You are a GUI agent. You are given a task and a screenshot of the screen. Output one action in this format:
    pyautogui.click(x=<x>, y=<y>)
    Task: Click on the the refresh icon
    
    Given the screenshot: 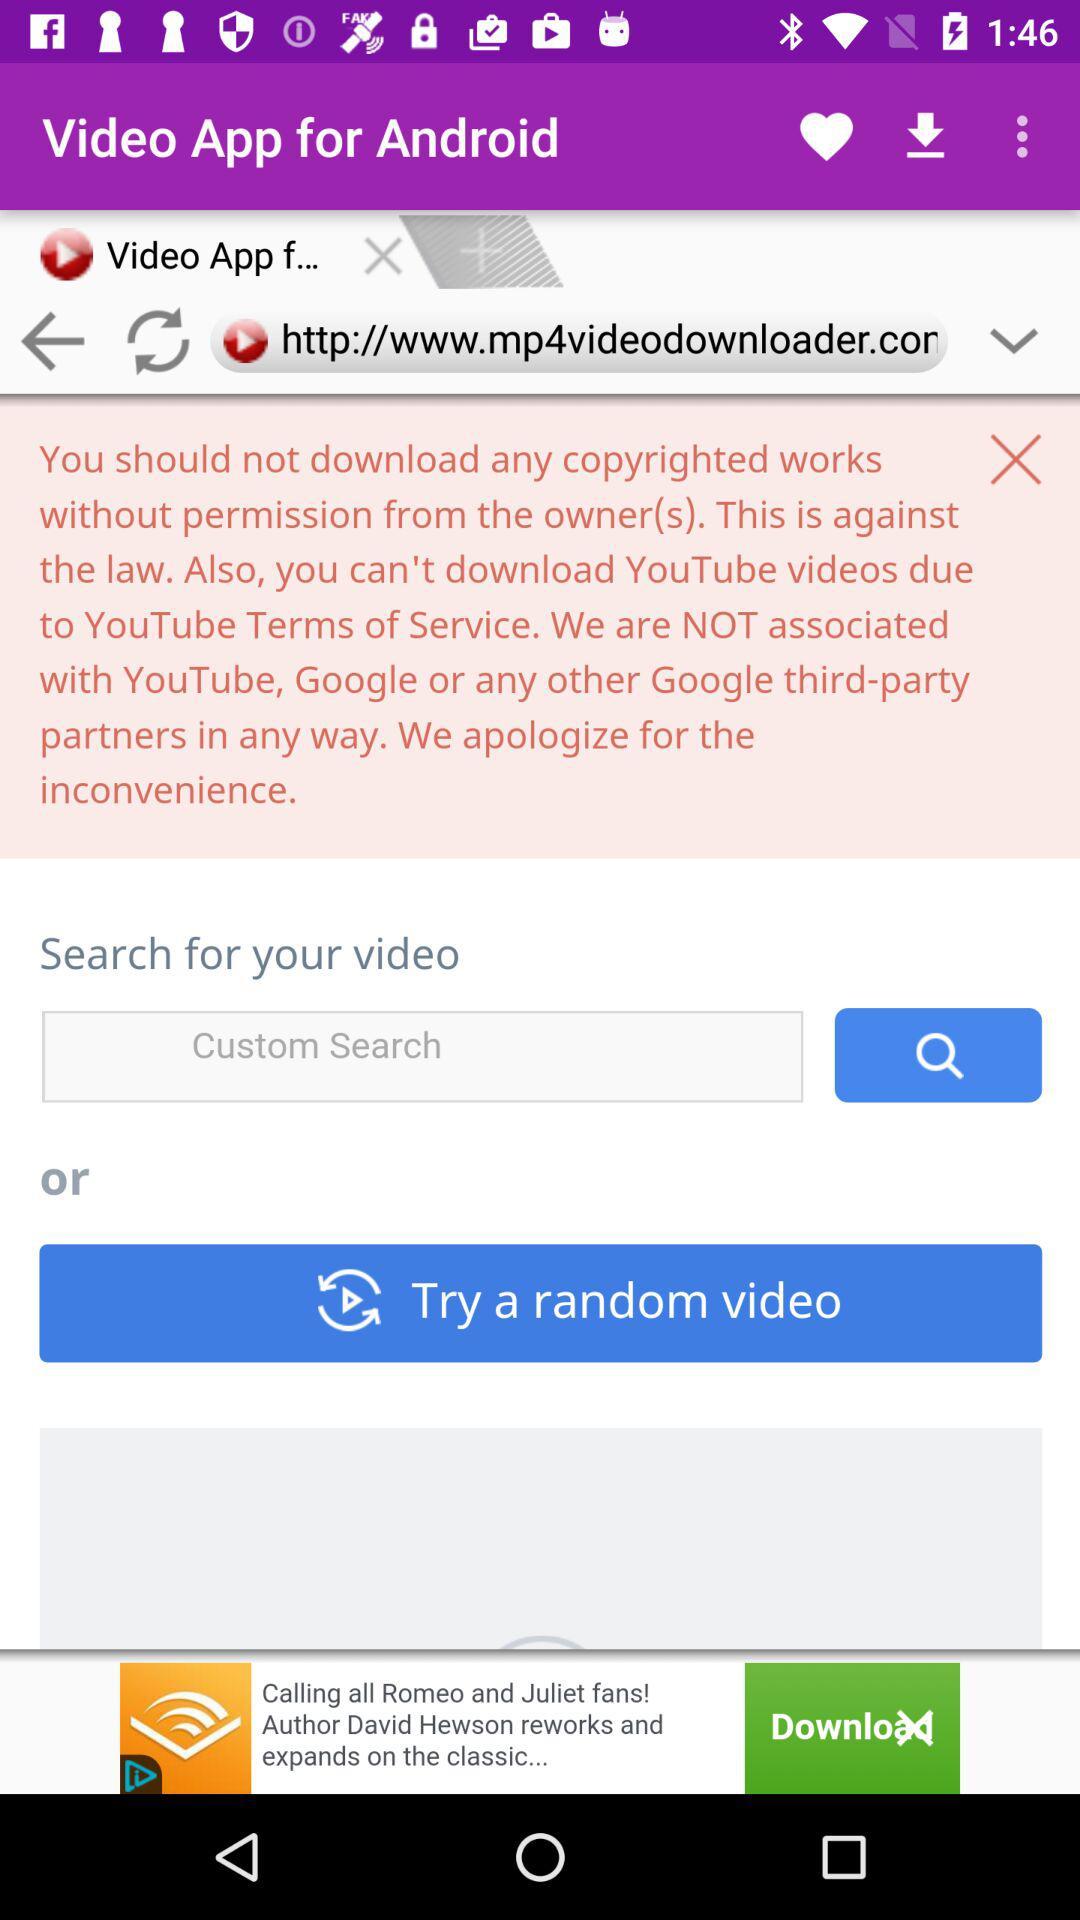 What is the action you would take?
    pyautogui.click(x=156, y=341)
    